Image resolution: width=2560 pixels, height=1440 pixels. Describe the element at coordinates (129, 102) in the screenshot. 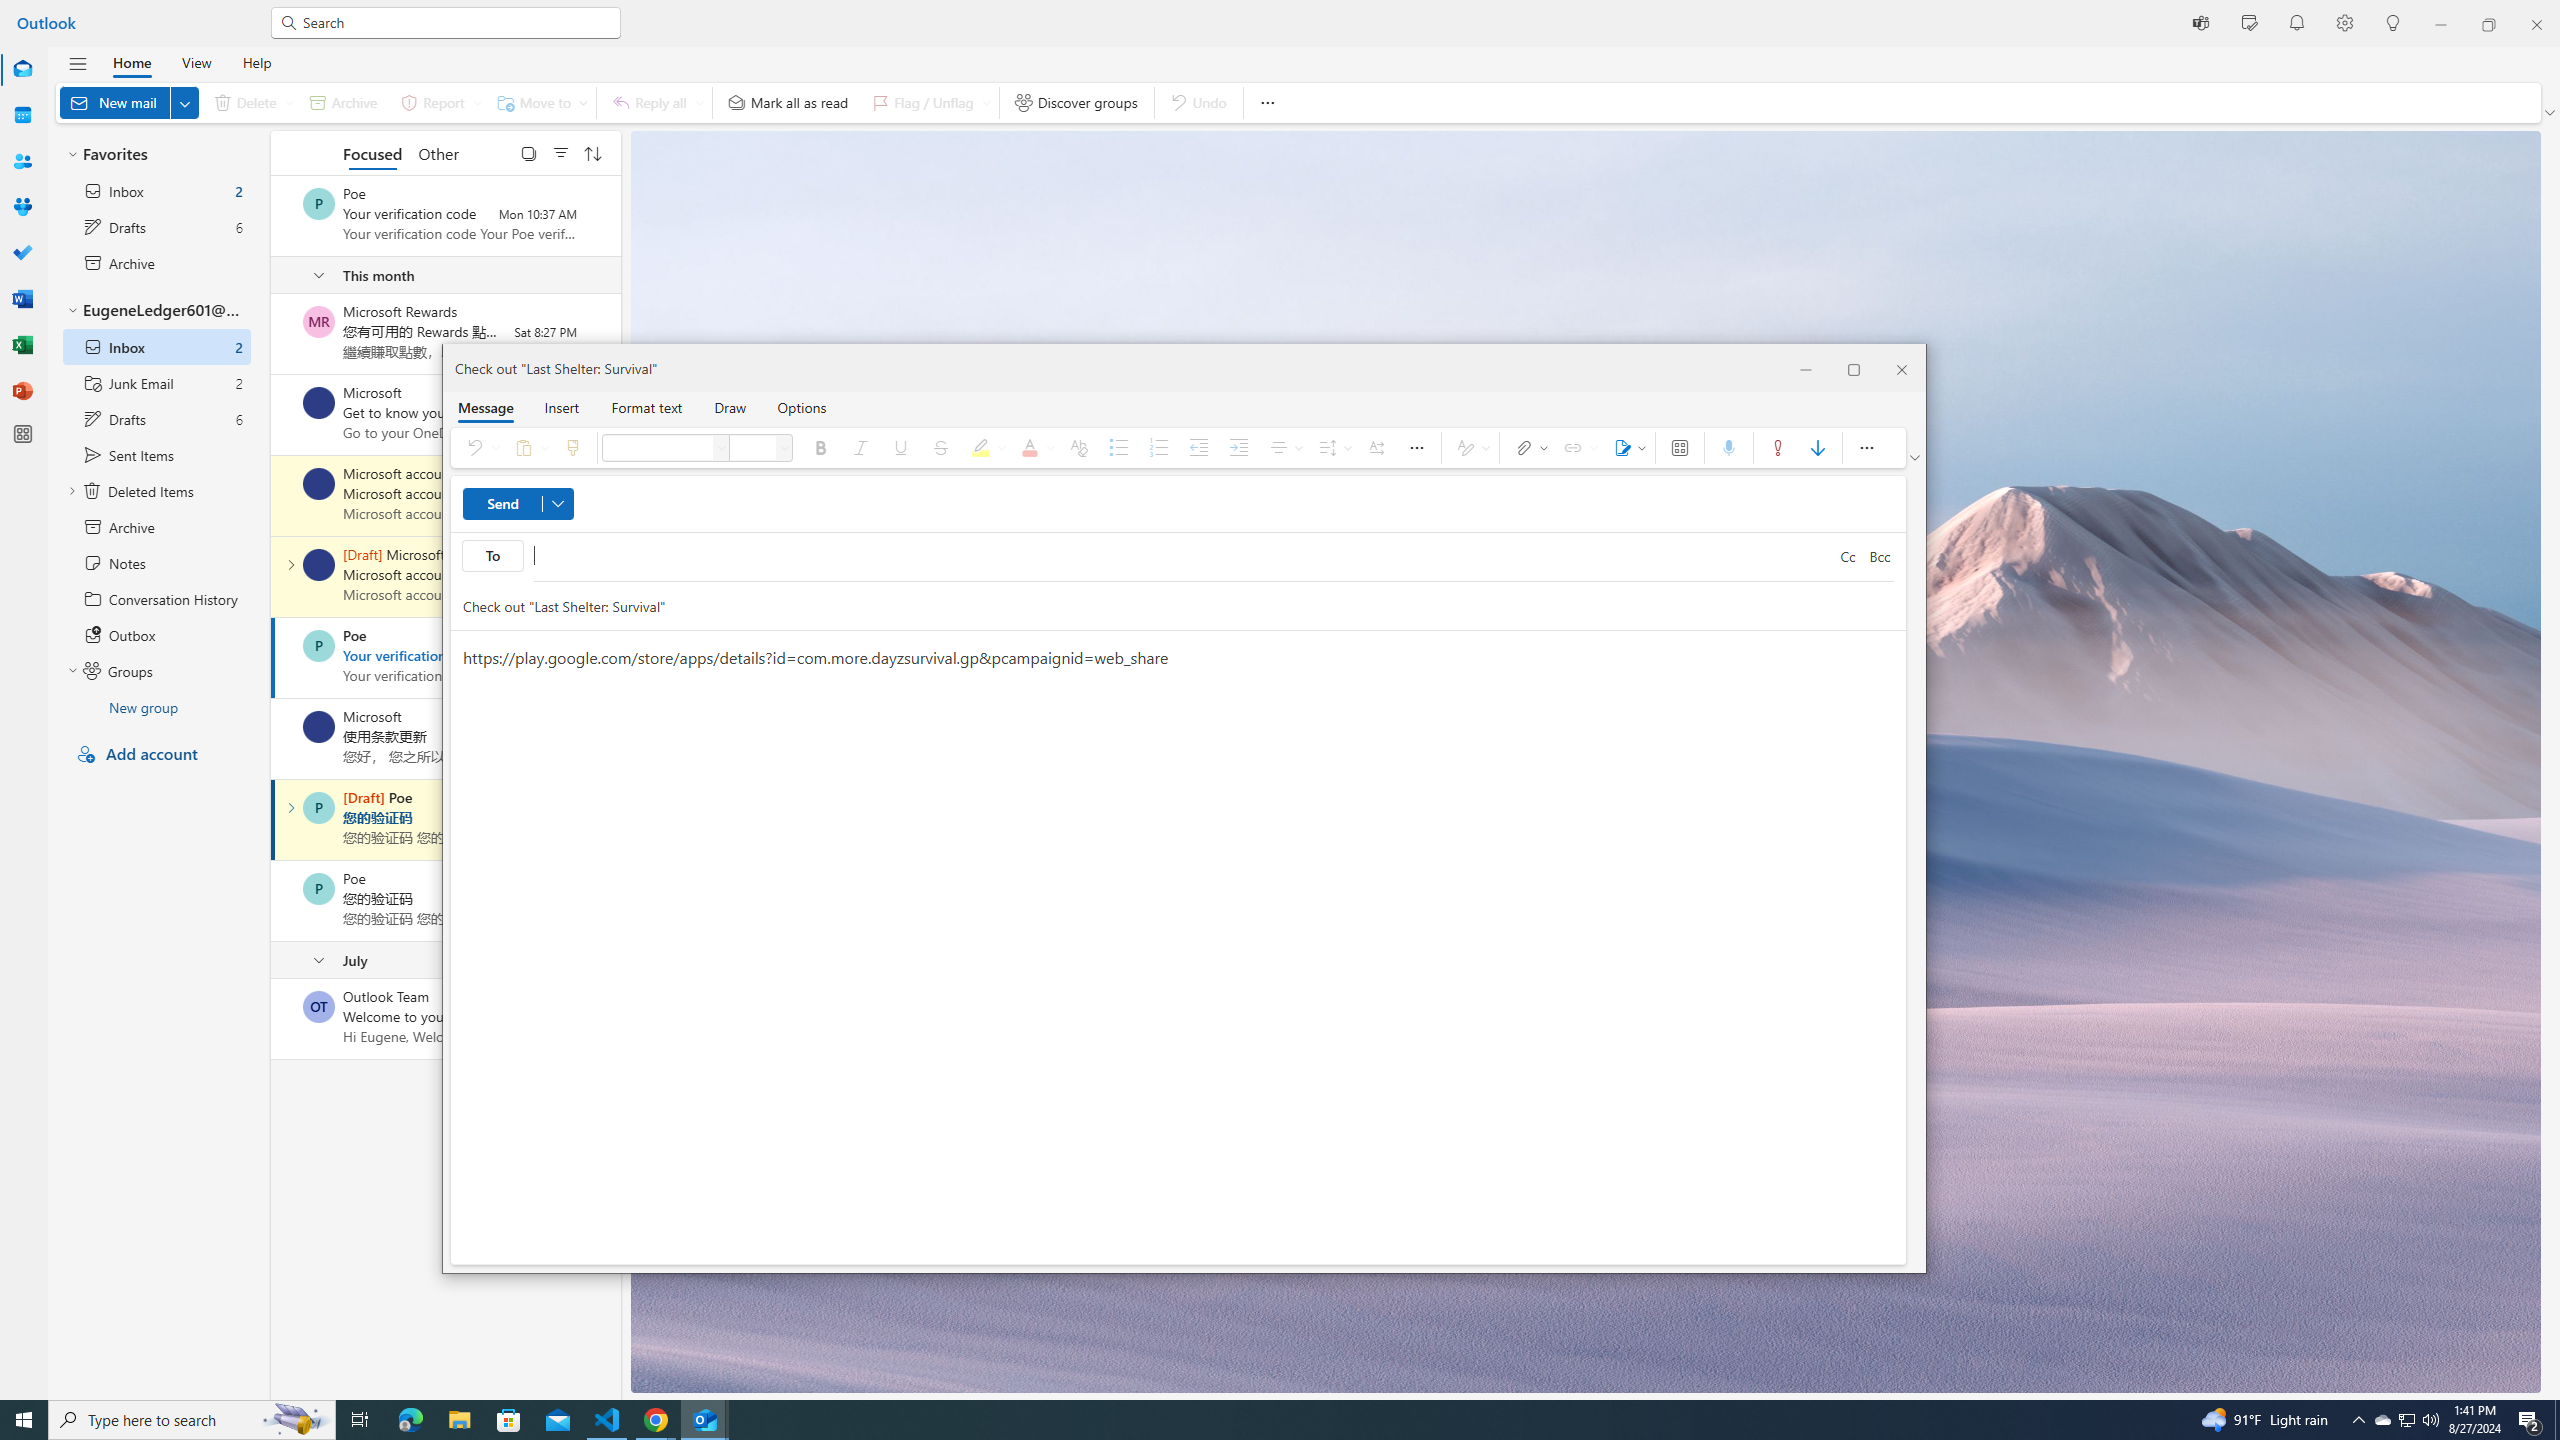

I see `'New mail'` at that location.